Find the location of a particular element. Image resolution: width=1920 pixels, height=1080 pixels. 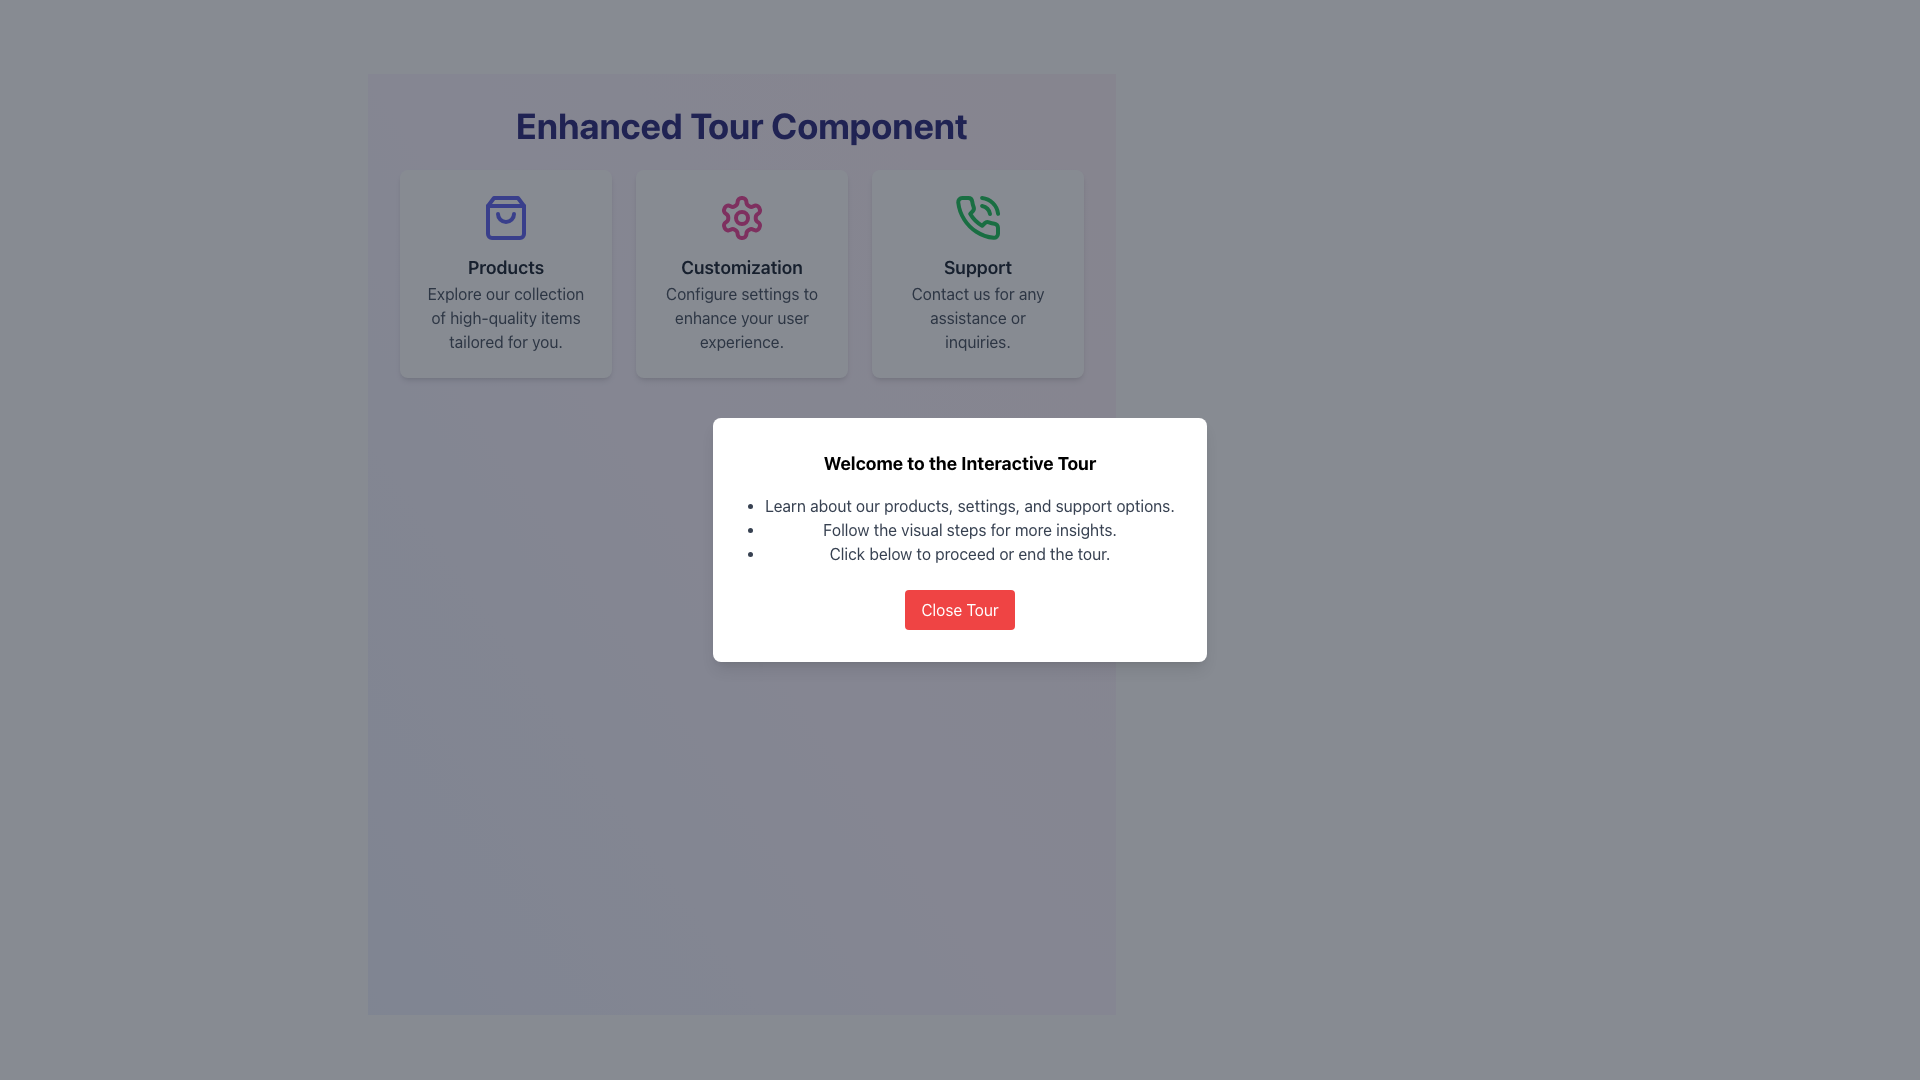

instructions inside the modal dialog titled 'Welcome to the Interactive Tour' which features a bulleted list of instructions is located at coordinates (960, 540).